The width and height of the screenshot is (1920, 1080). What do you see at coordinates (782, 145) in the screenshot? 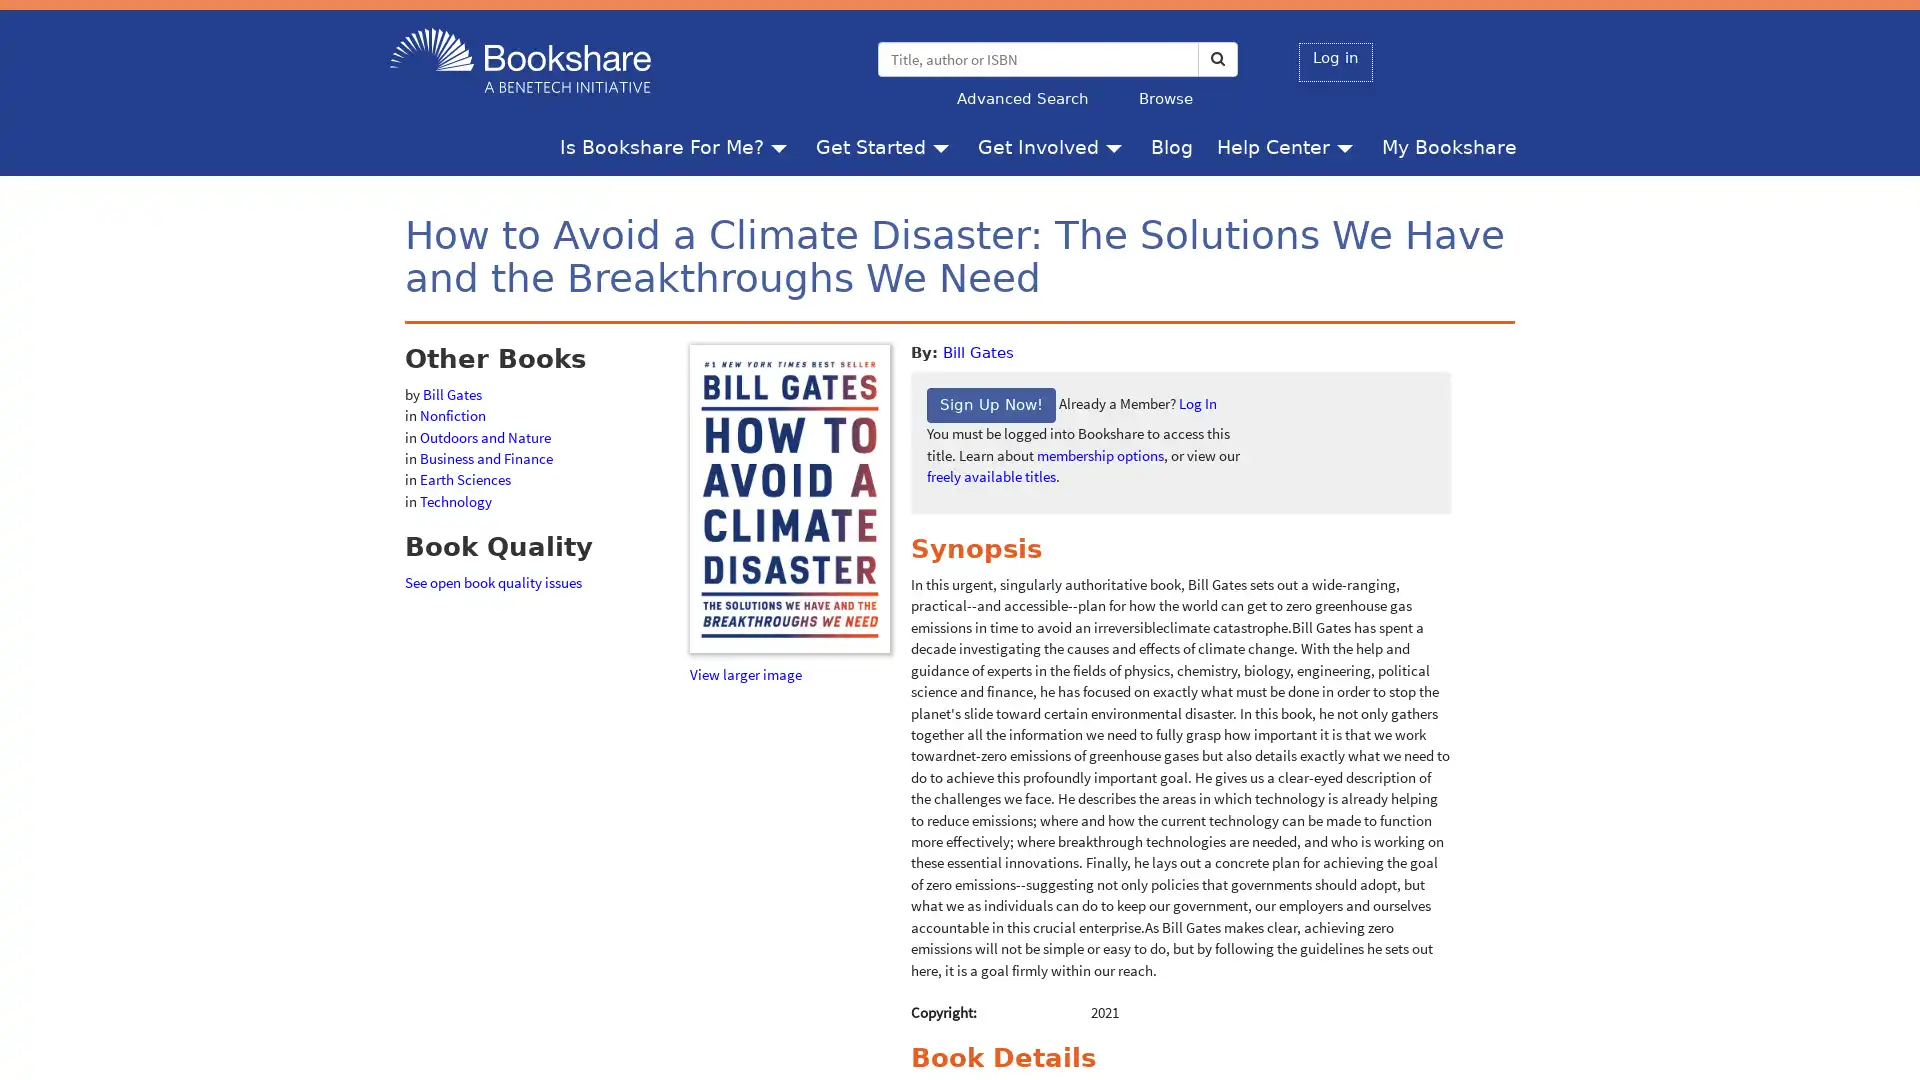
I see `Is Bookshare For Me? menu` at bounding box center [782, 145].